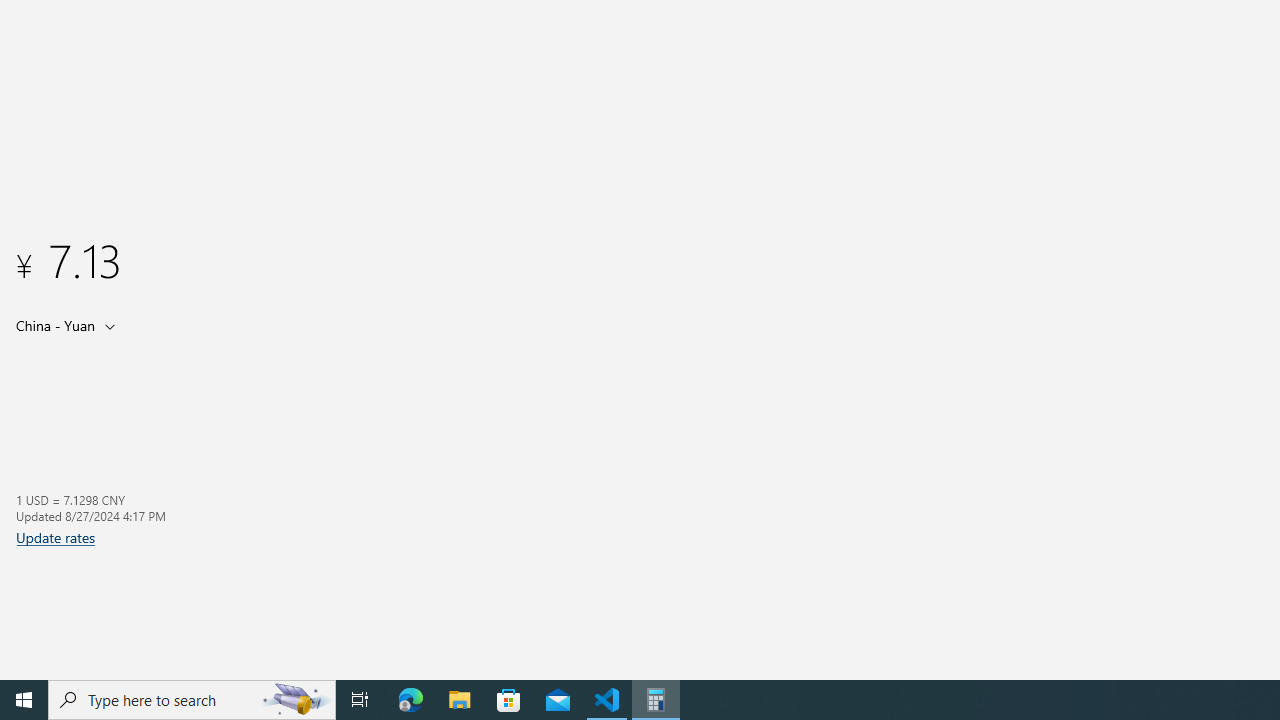 Image resolution: width=1280 pixels, height=720 pixels. Describe the element at coordinates (53, 324) in the screenshot. I see `'China Yuan'` at that location.